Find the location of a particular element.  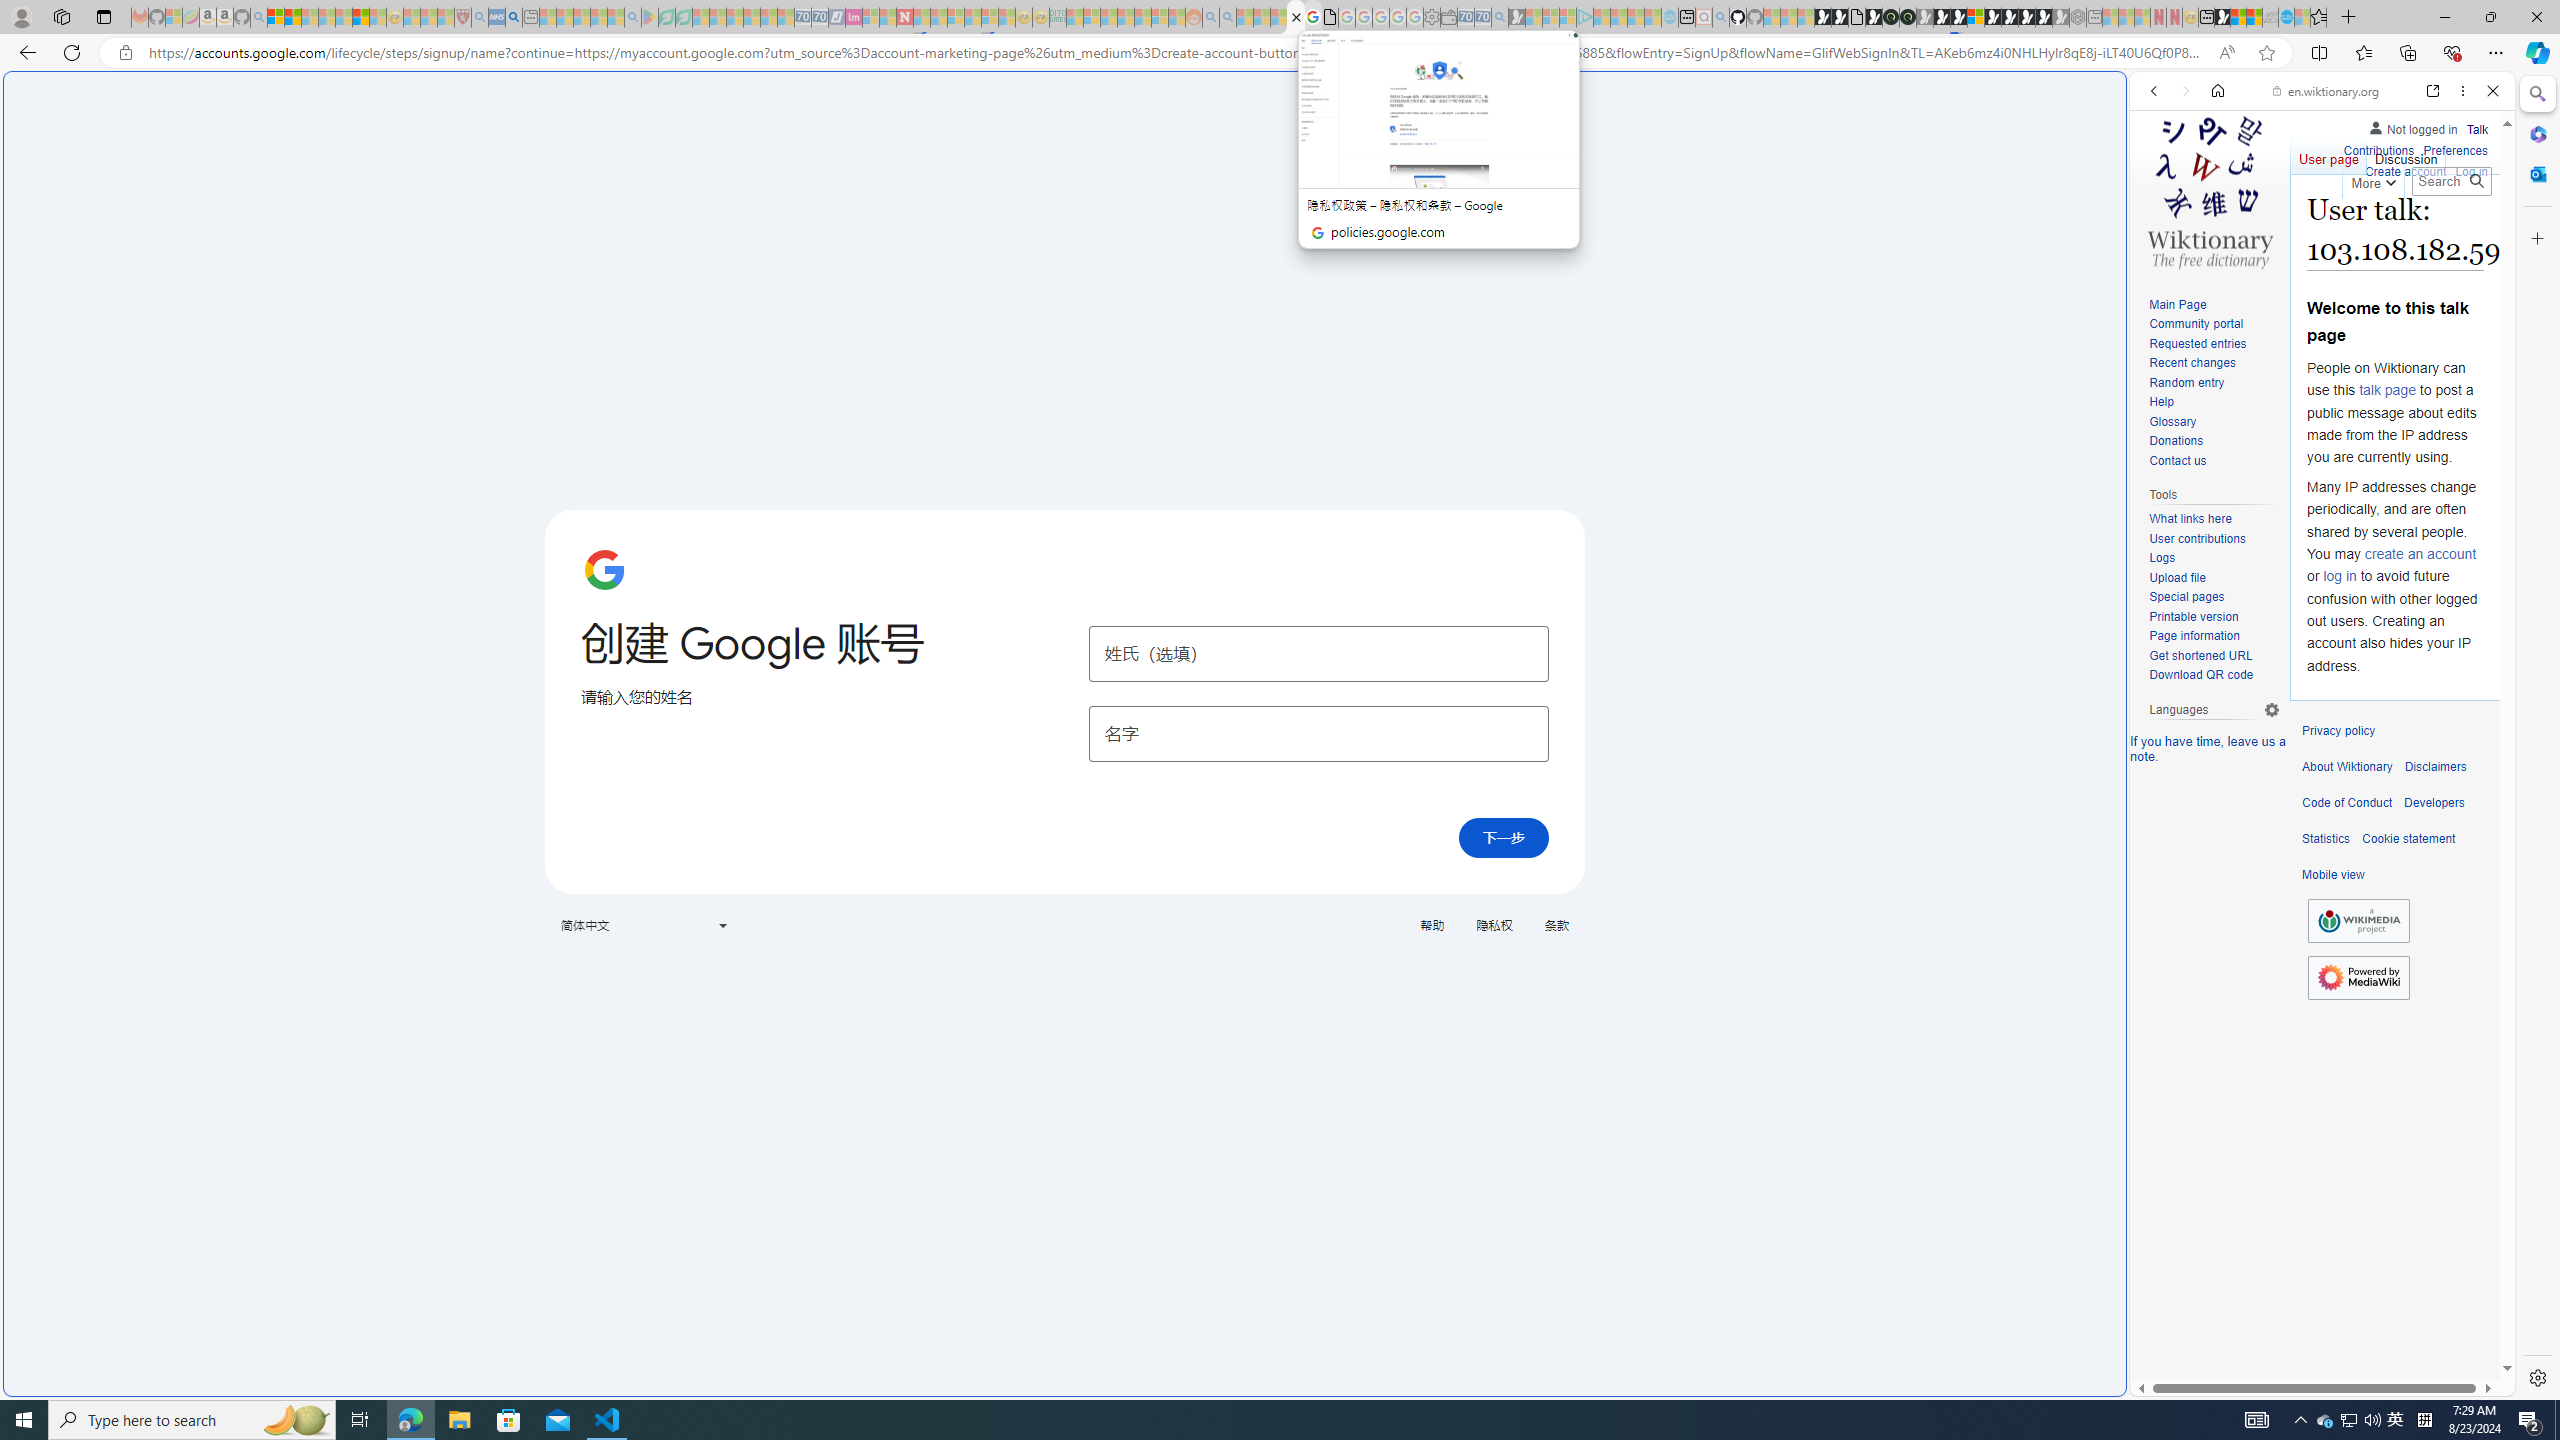

'Get shortened URL' is located at coordinates (2213, 655).